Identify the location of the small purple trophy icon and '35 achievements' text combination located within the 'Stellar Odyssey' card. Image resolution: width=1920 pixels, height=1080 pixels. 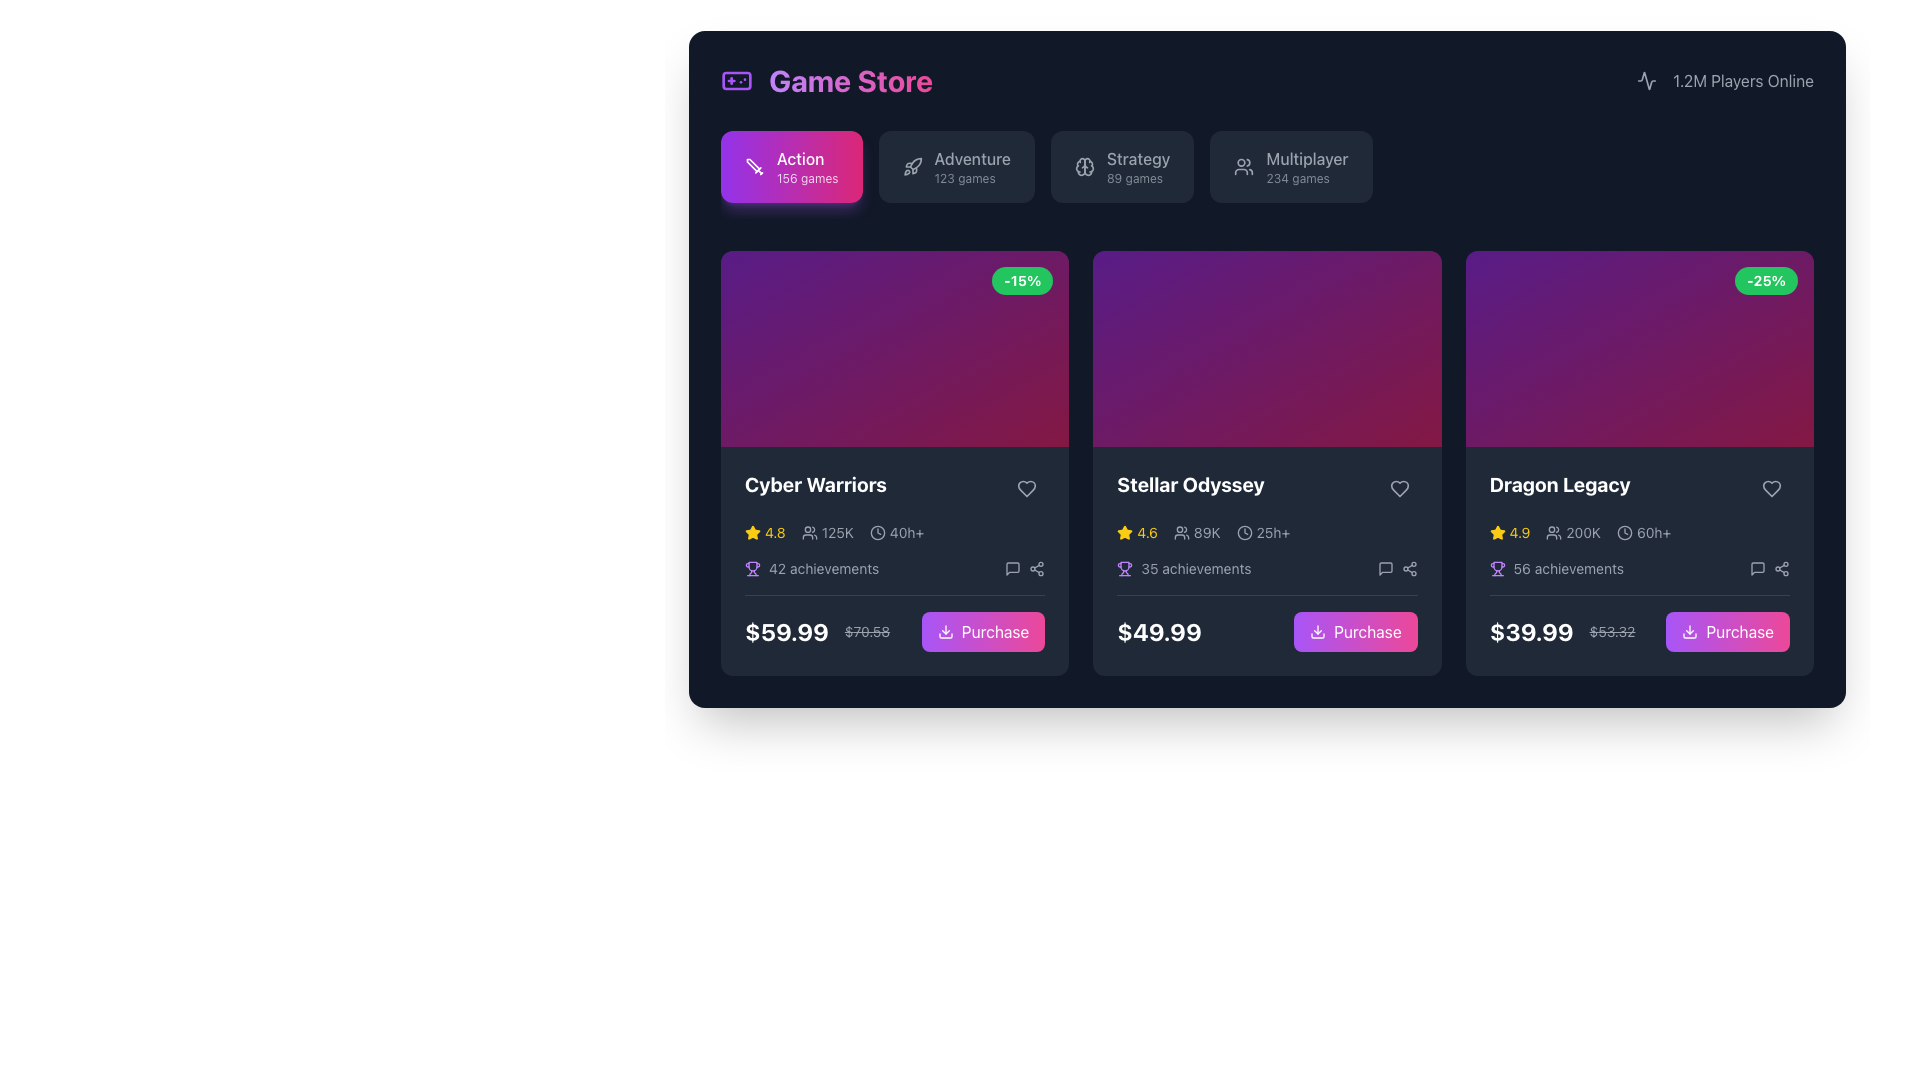
(1184, 568).